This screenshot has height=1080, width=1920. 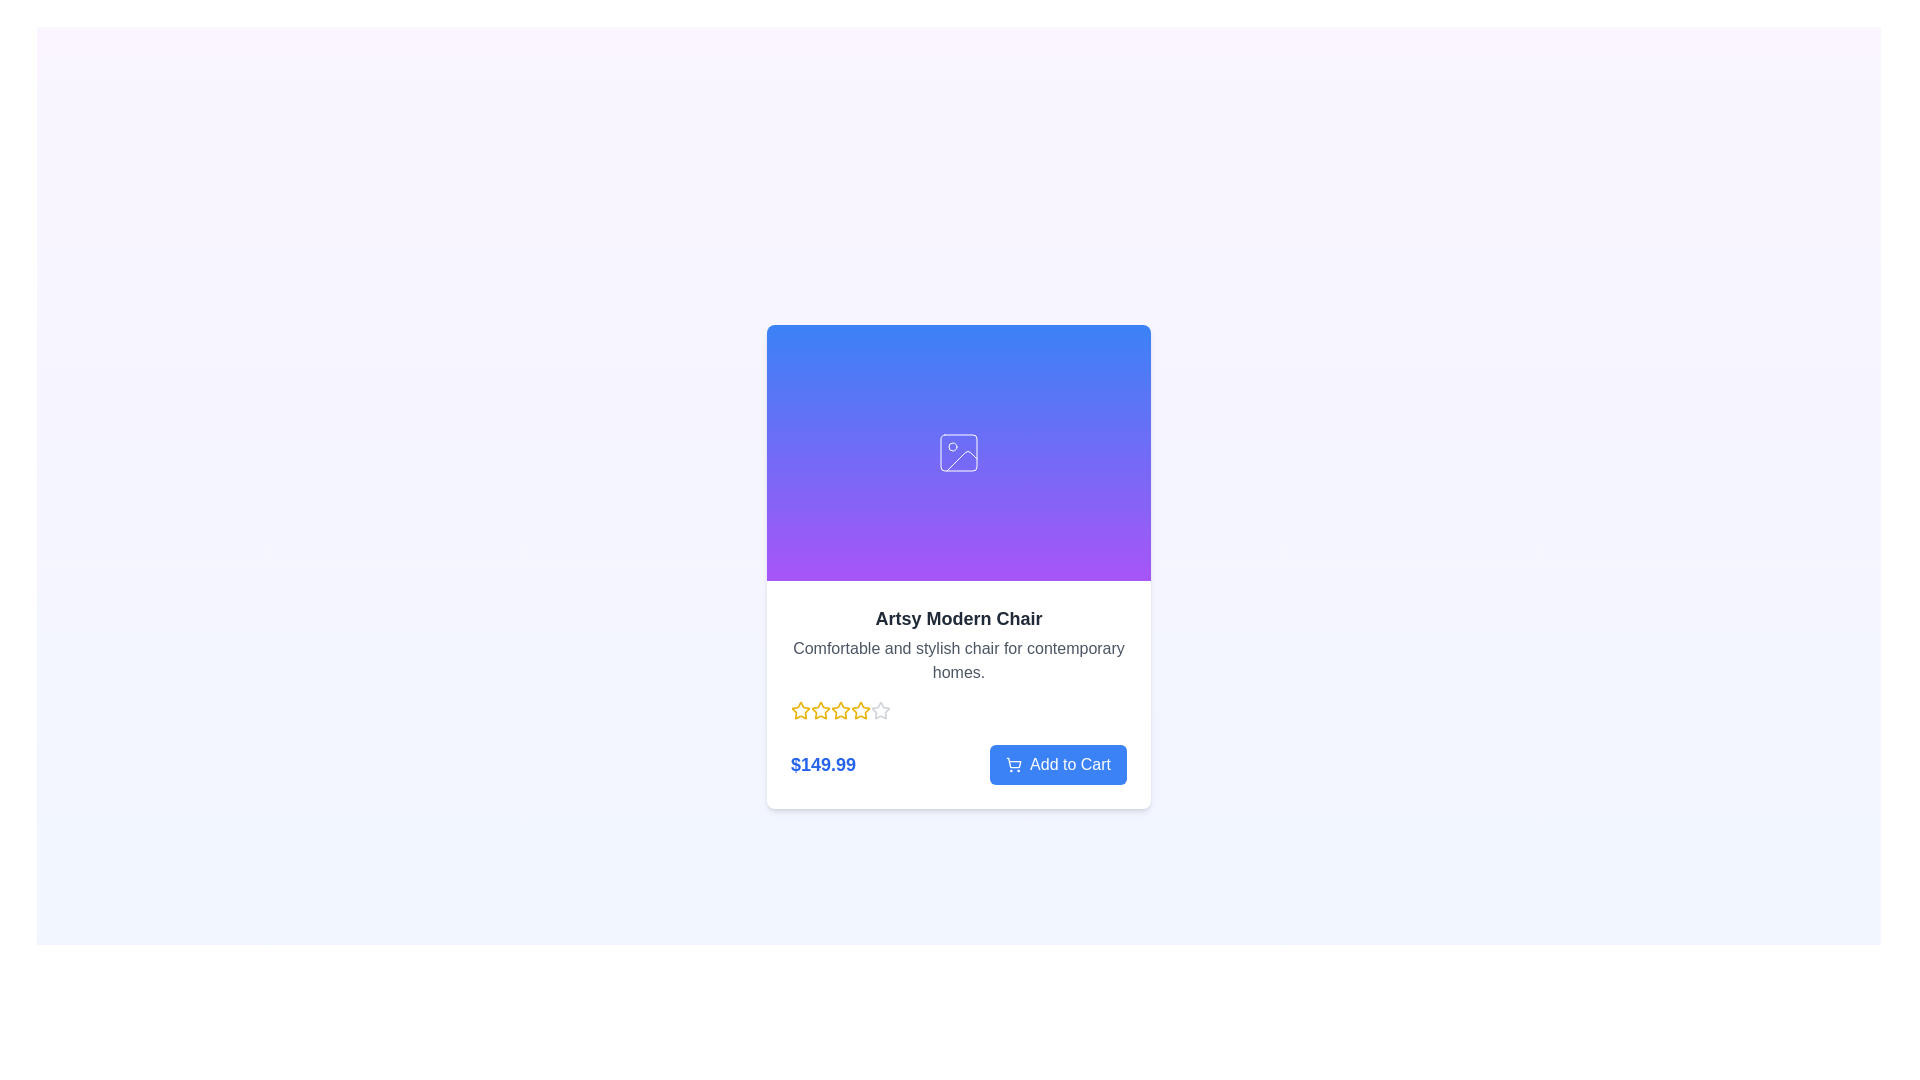 What do you see at coordinates (1014, 763) in the screenshot?
I see `the shopping cart icon within the 'Add to Cart' button located at the bottom-right portion of the product card` at bounding box center [1014, 763].